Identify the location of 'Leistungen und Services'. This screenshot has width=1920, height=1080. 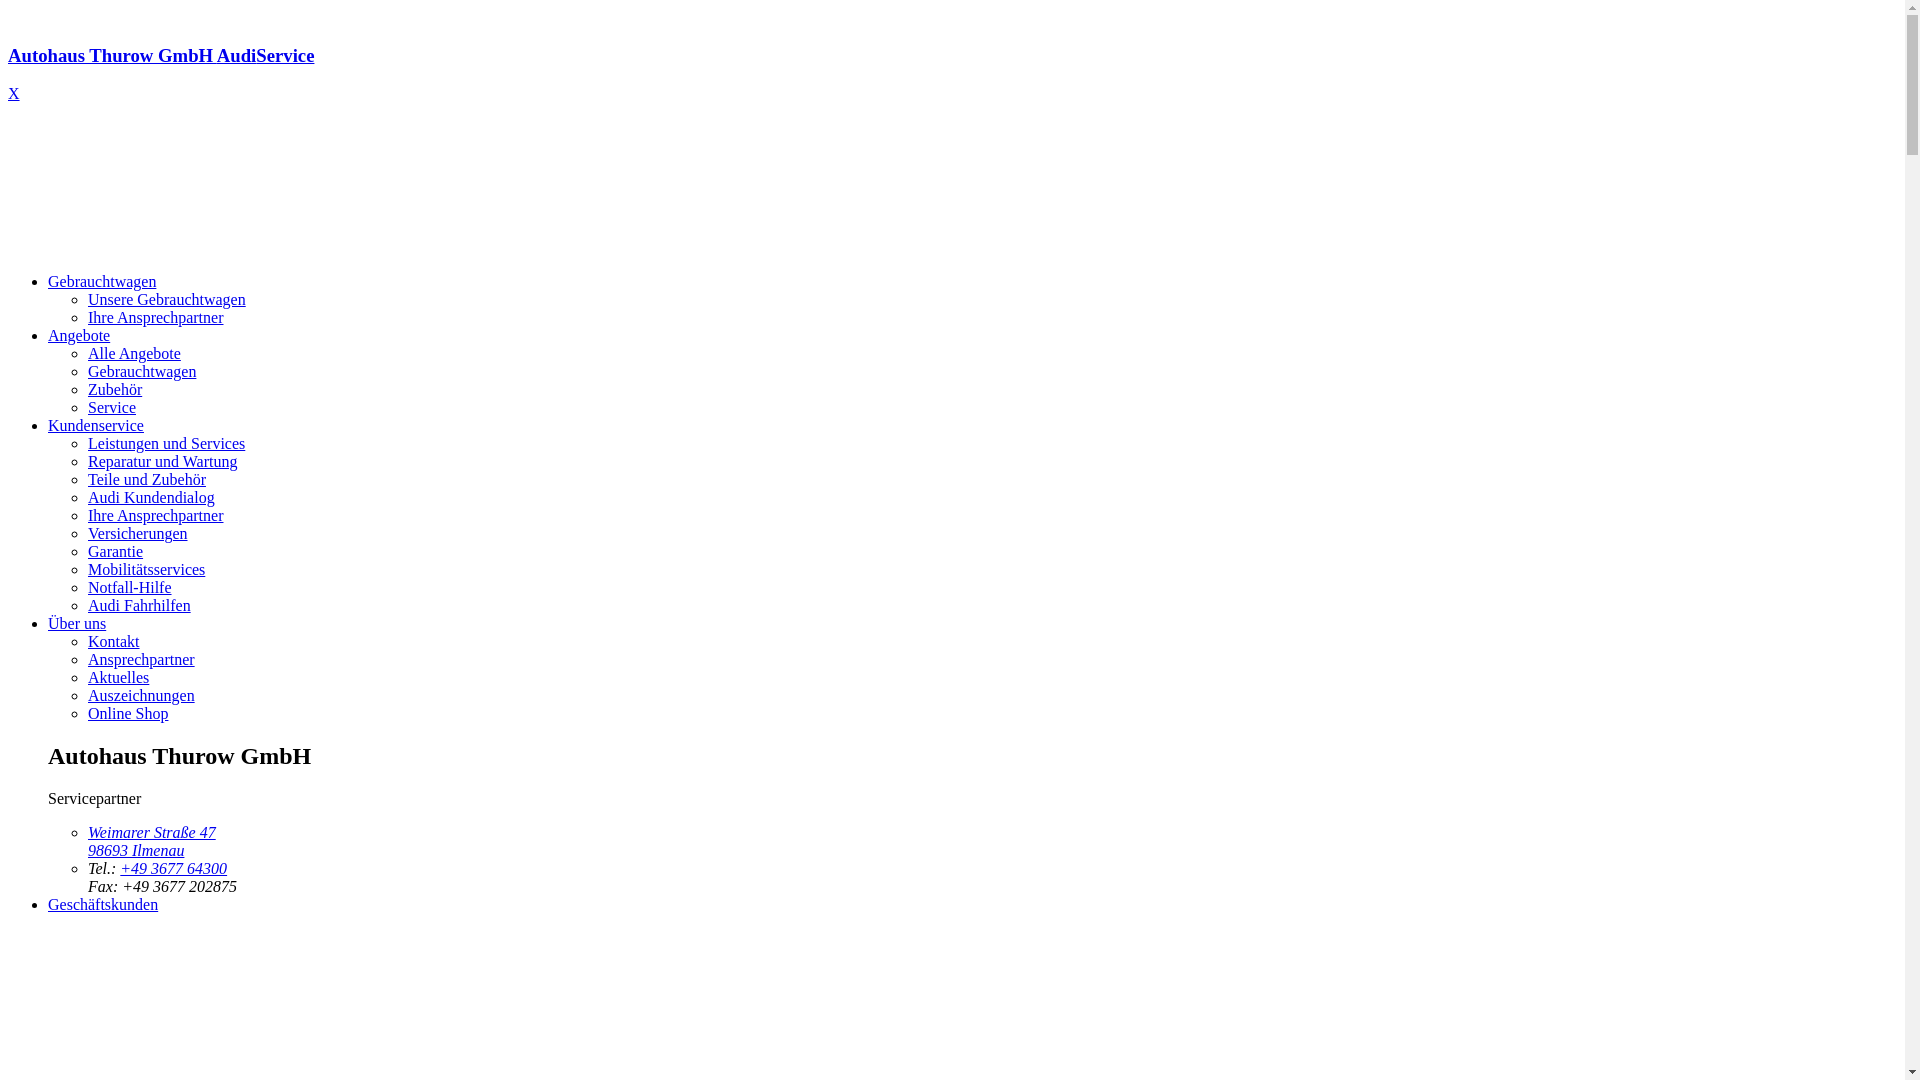
(86, 442).